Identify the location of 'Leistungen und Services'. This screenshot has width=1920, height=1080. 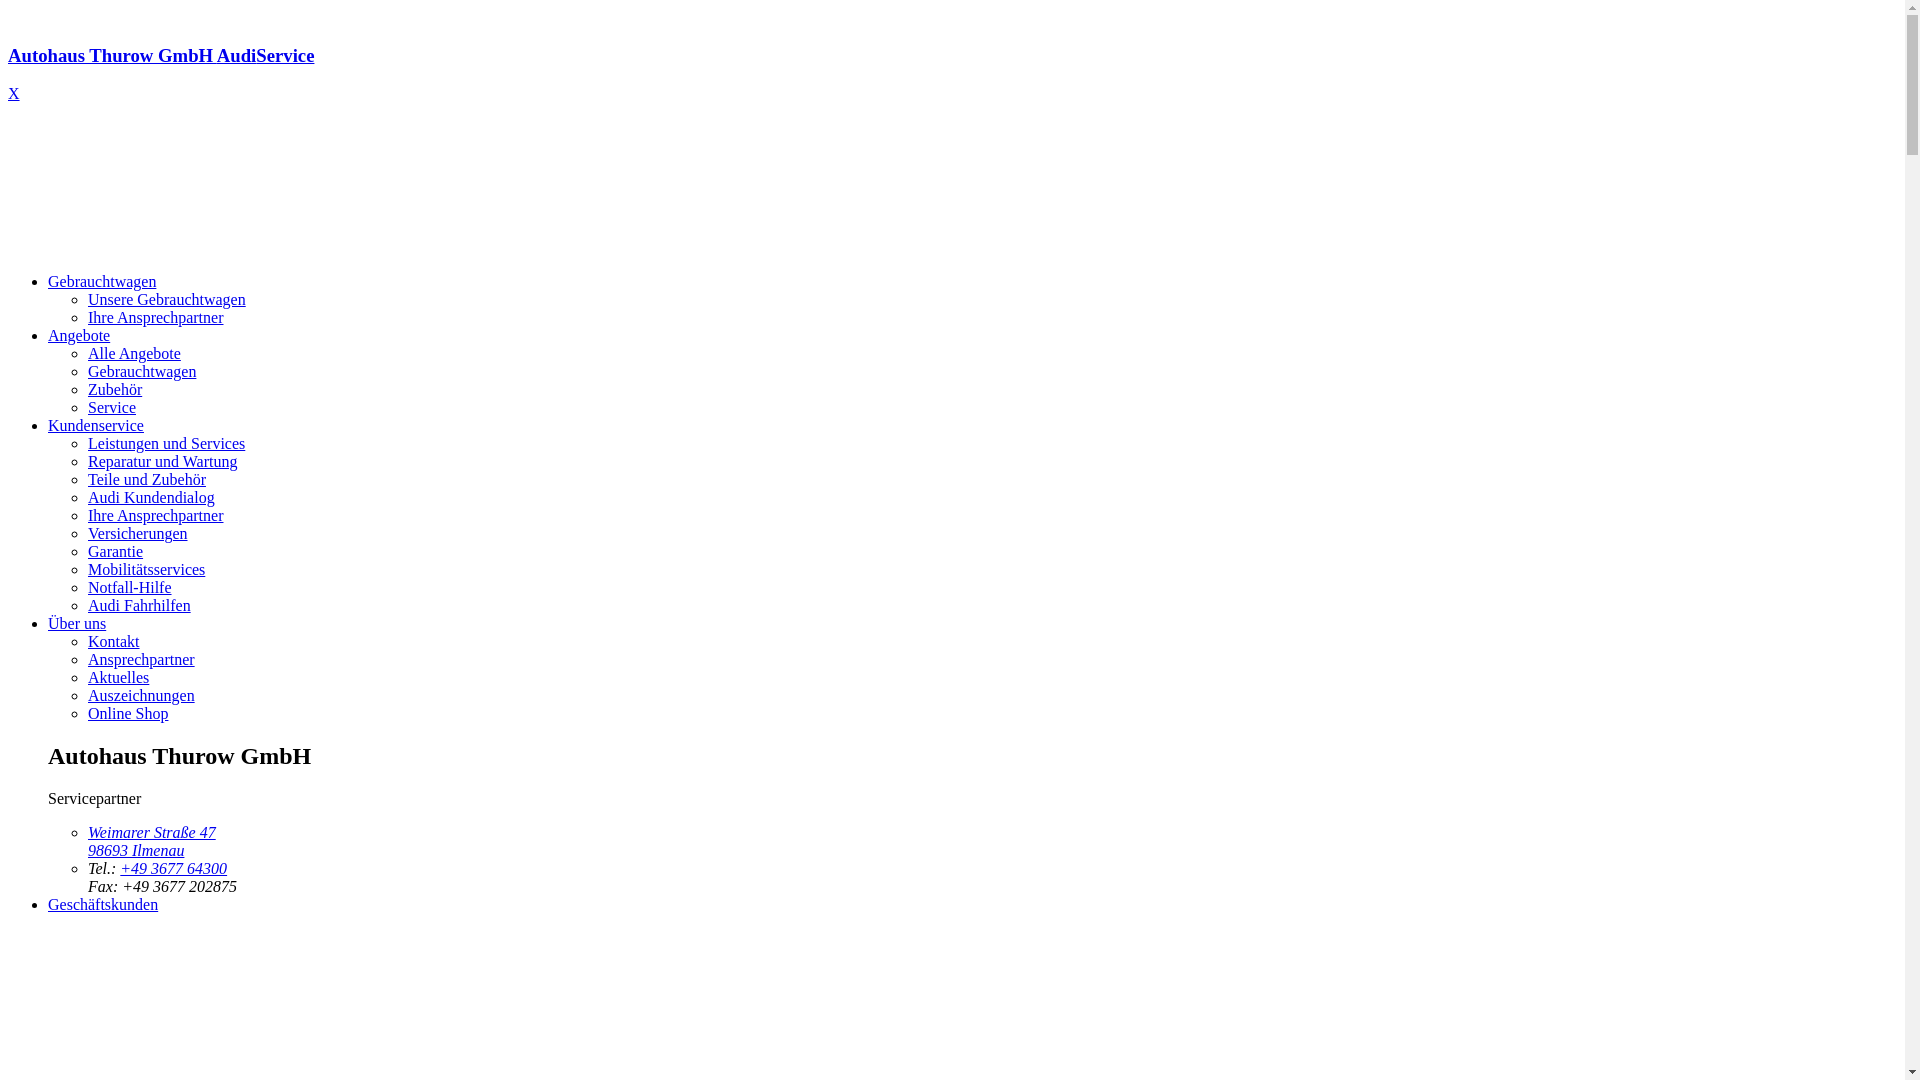
(86, 442).